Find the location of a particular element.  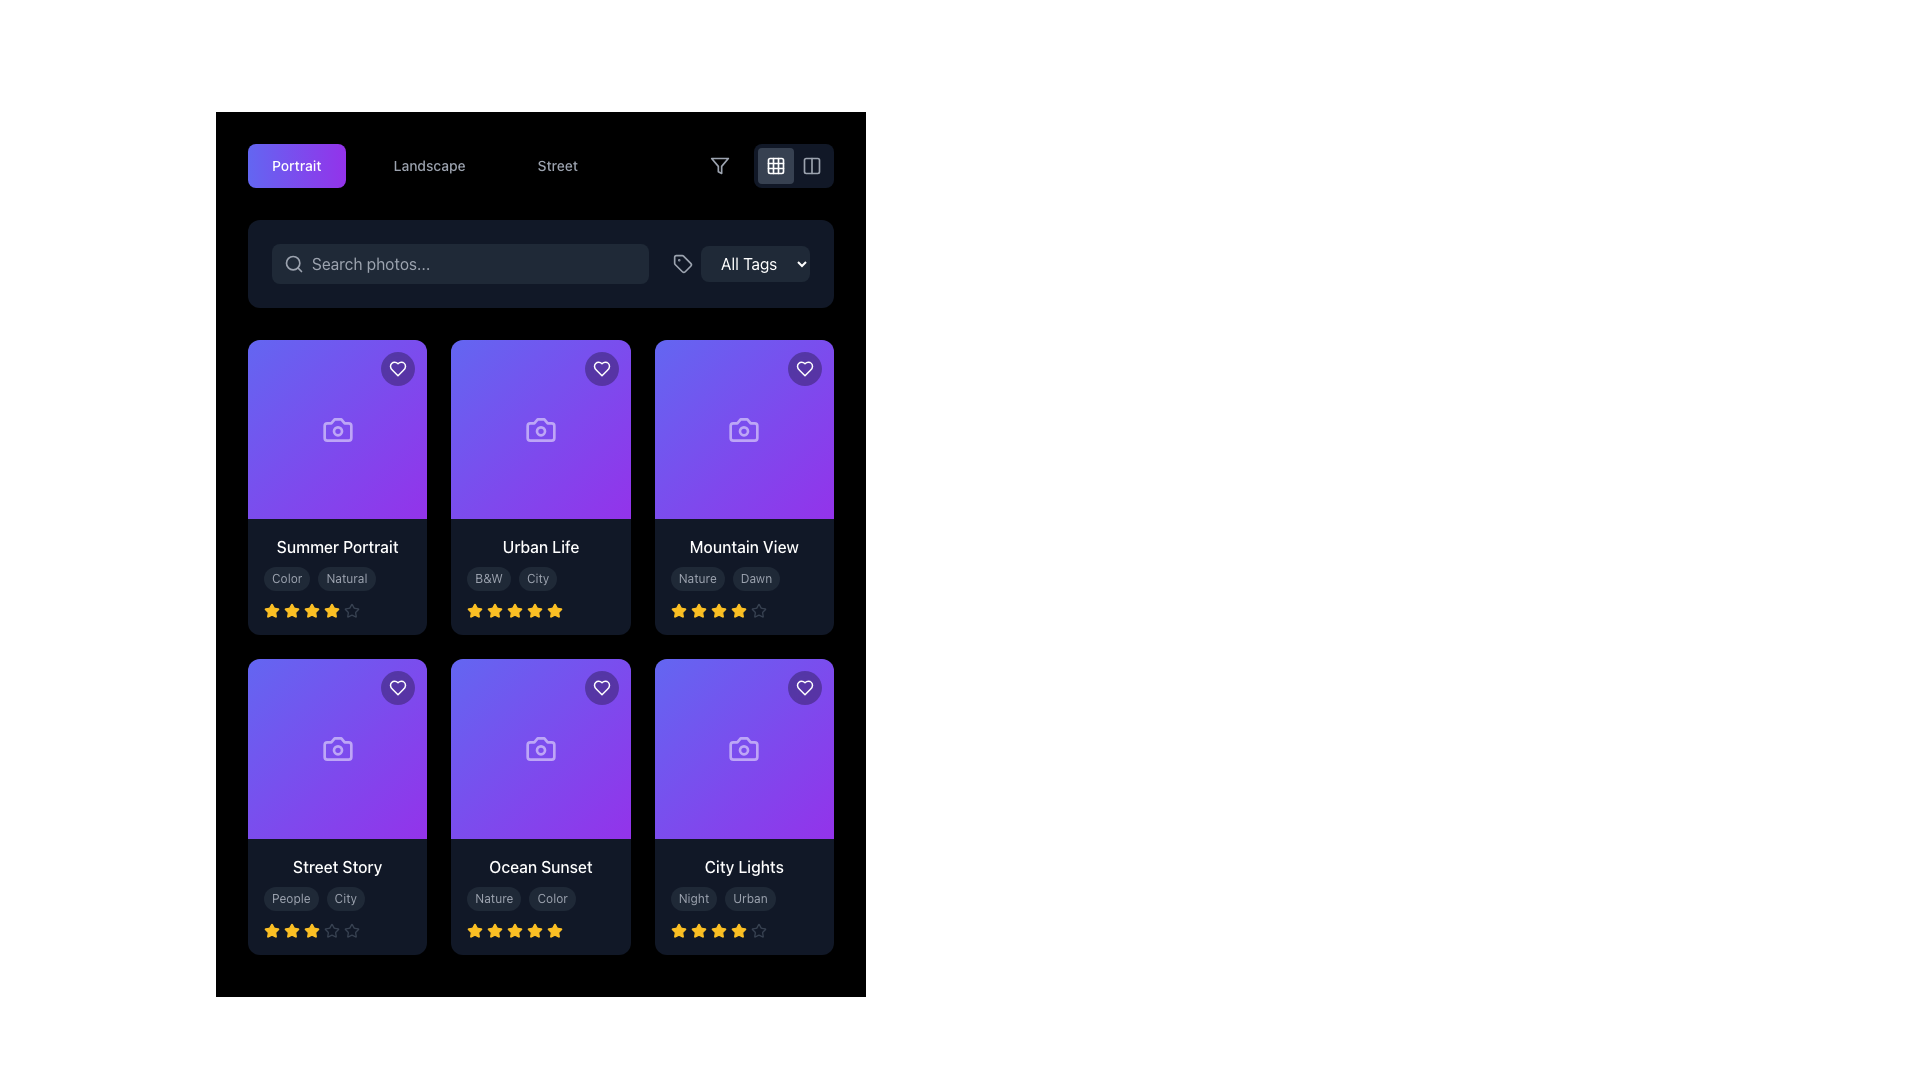

the 'like' or 'favorite' button located at the top-right corner of the card labeled 'Ocean Sunset' to express preference for the associated item is located at coordinates (600, 687).